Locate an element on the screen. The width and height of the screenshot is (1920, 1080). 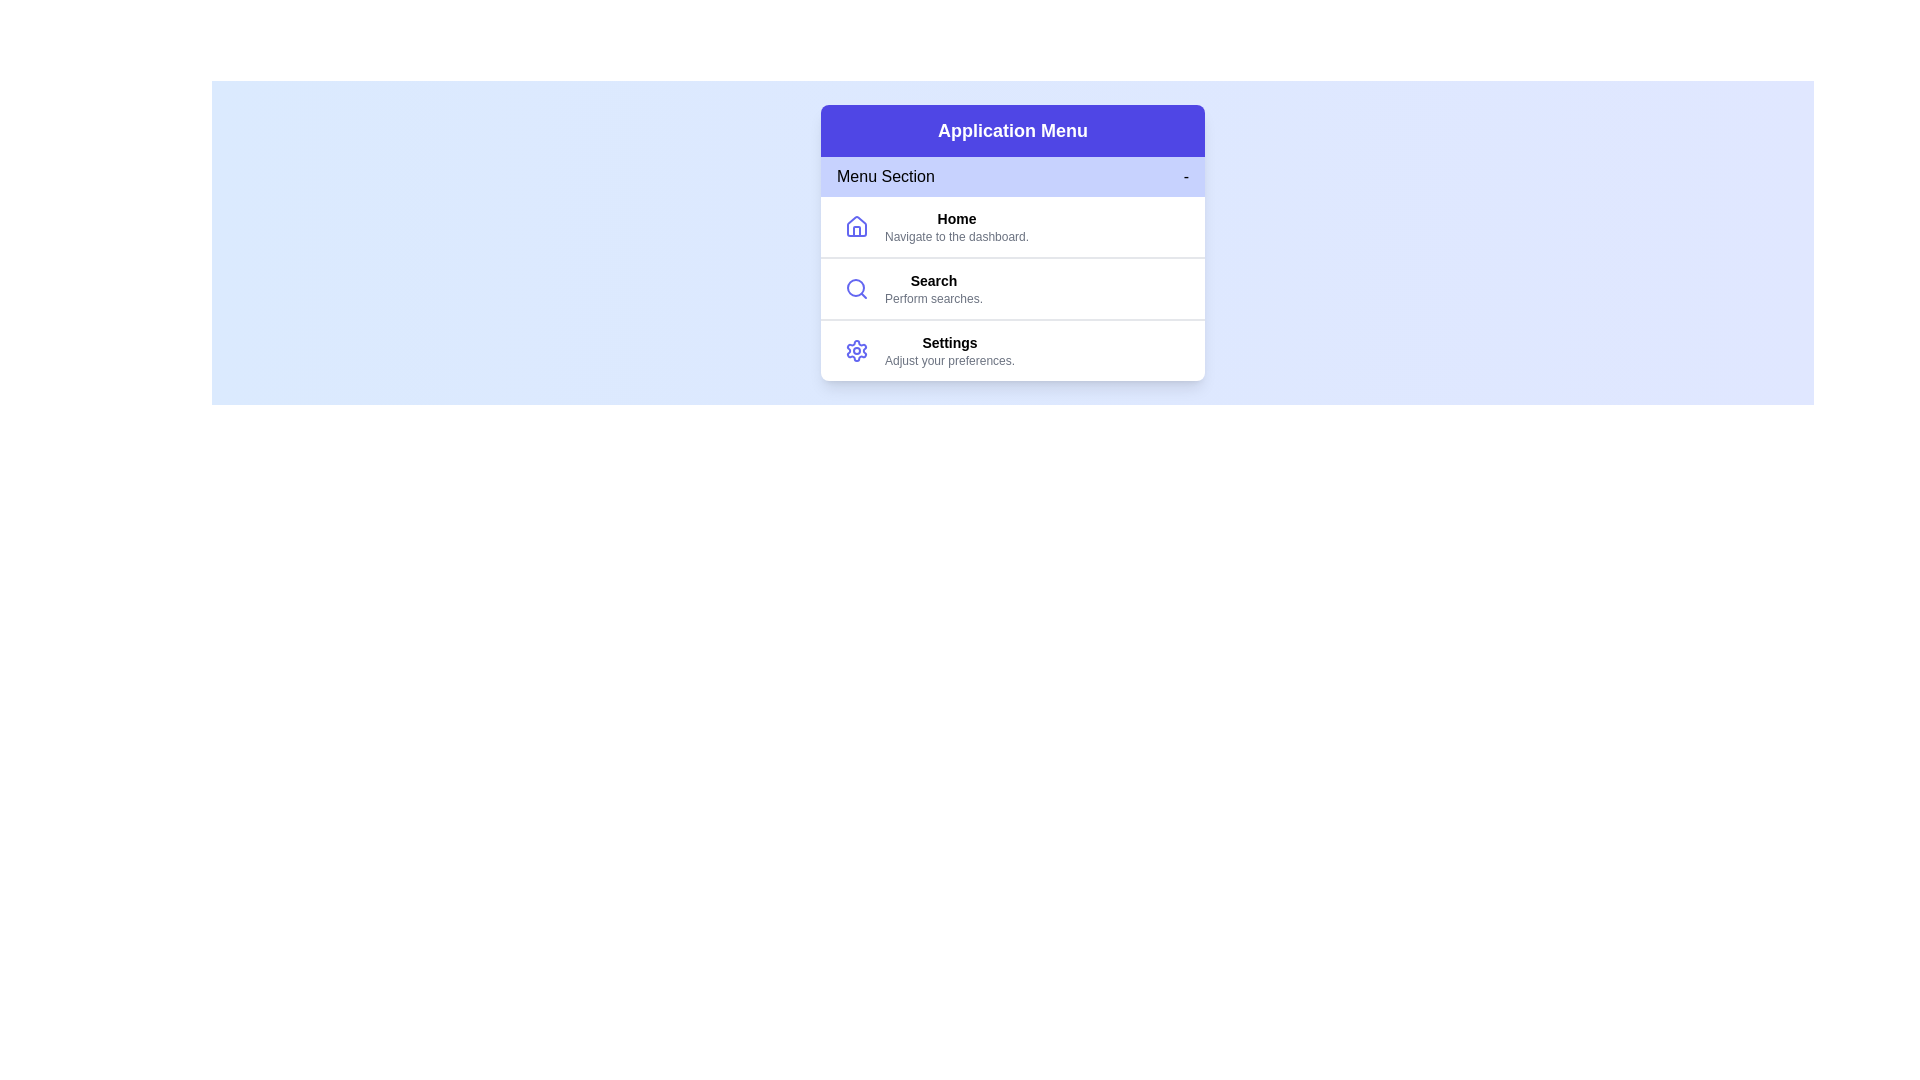
the menu header to toggle its state is located at coordinates (1012, 176).